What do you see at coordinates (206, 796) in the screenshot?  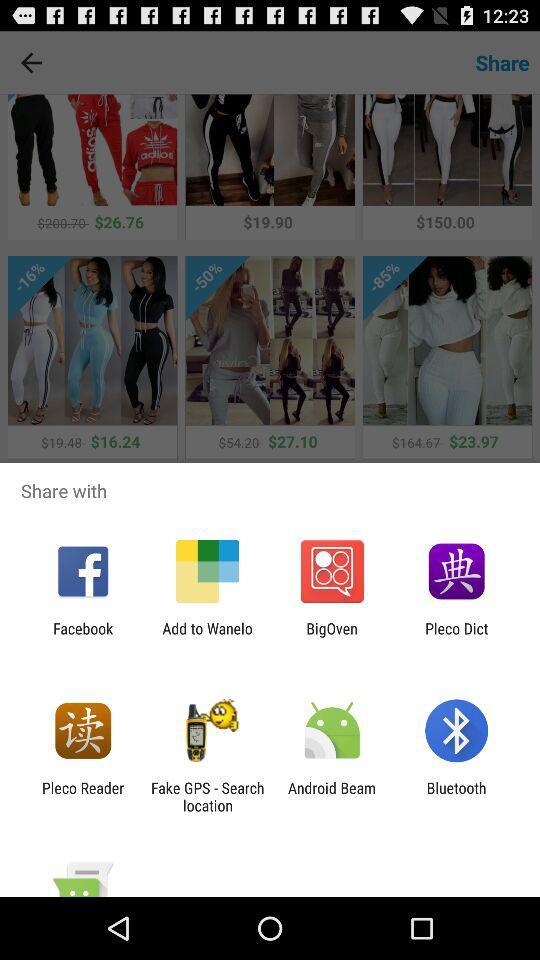 I see `fake gps search item` at bounding box center [206, 796].